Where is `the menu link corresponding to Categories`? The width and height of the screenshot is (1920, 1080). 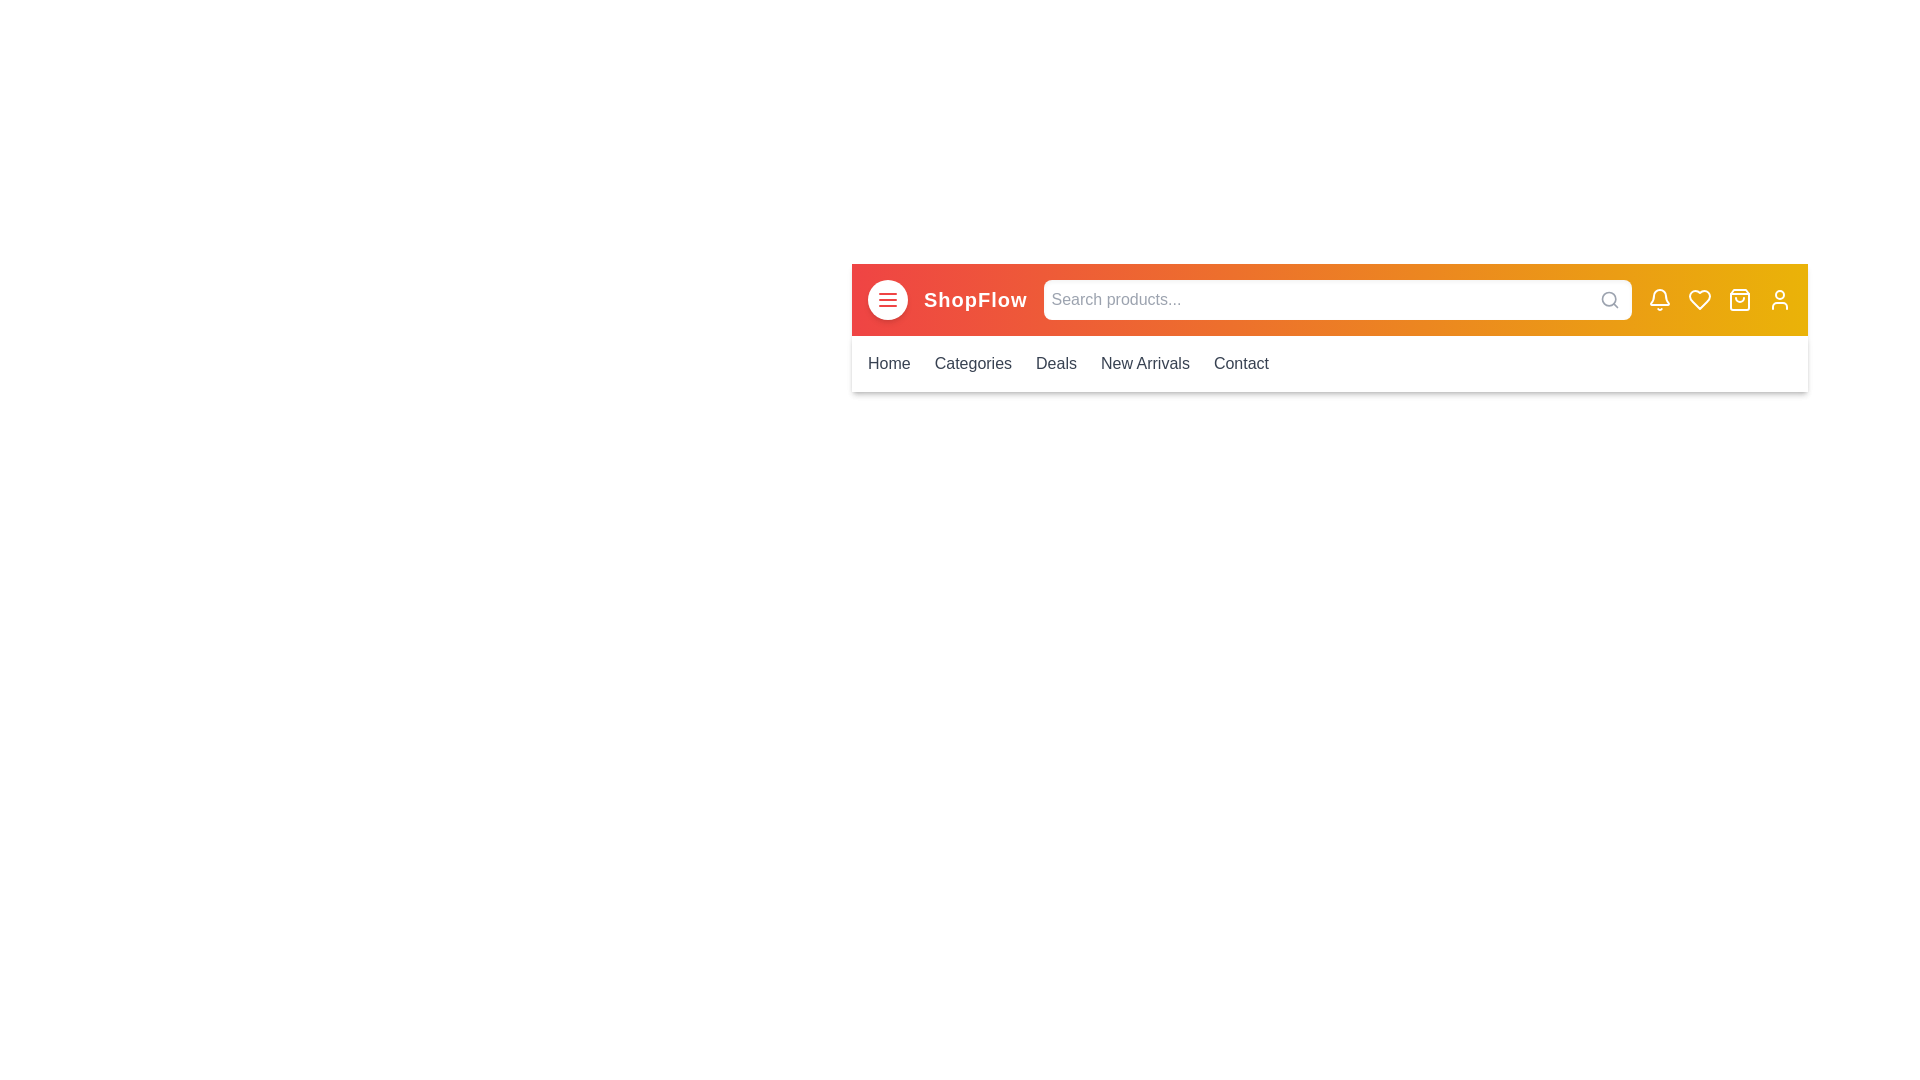 the menu link corresponding to Categories is located at coordinates (973, 363).